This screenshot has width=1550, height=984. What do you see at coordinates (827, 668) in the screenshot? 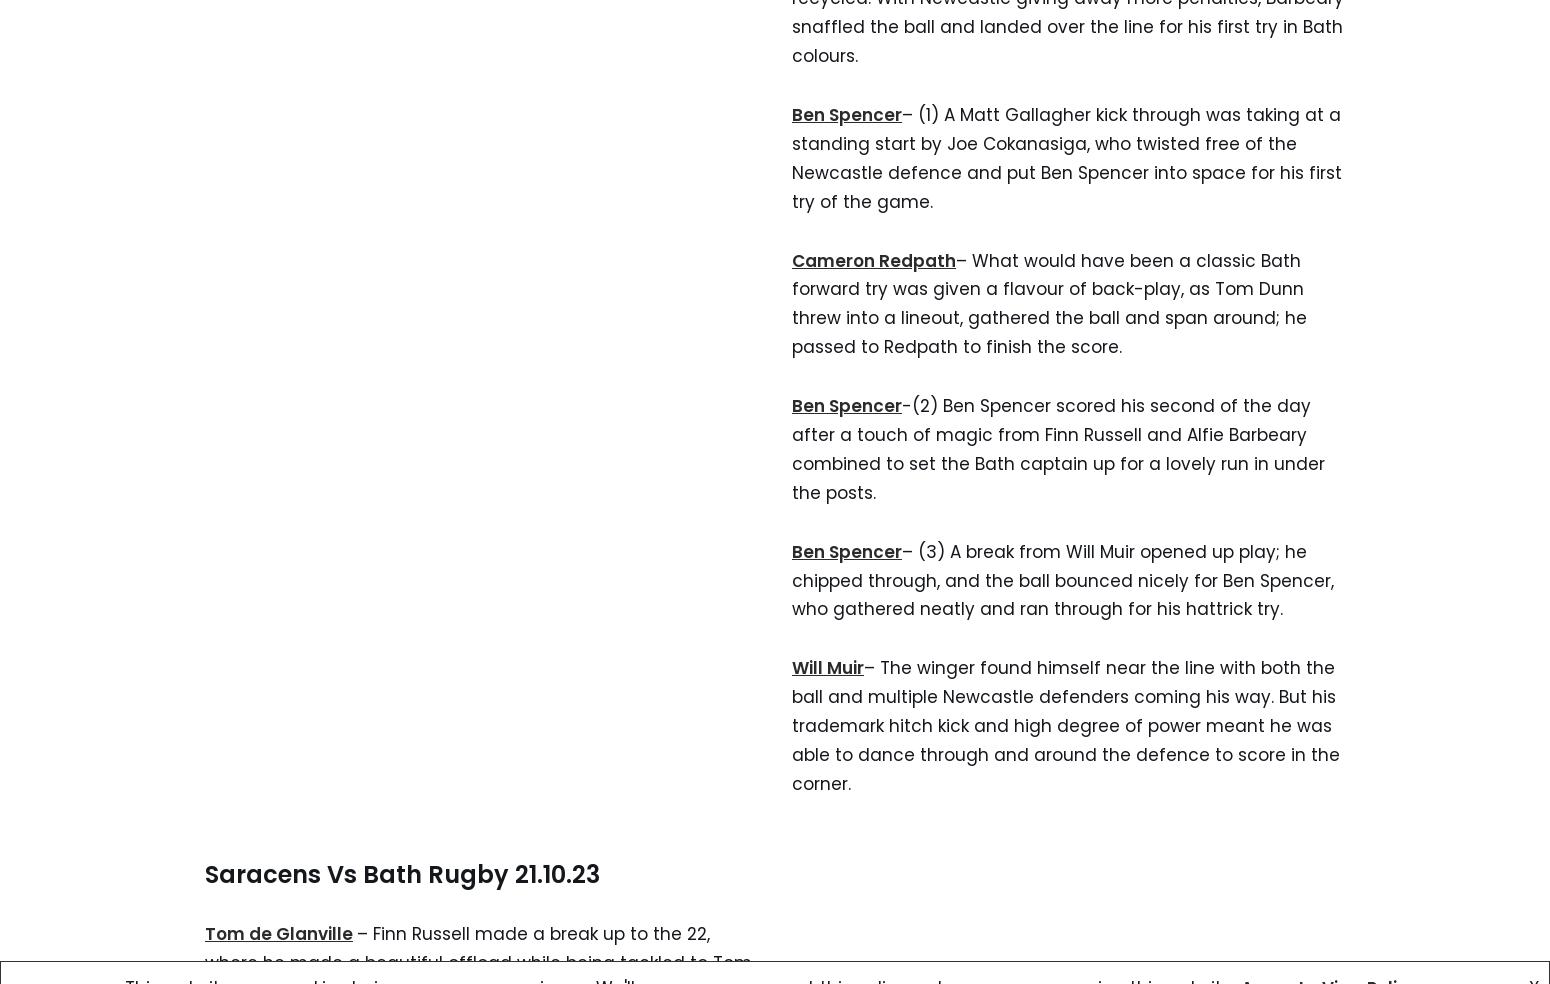
I see `'Will Muir'` at bounding box center [827, 668].